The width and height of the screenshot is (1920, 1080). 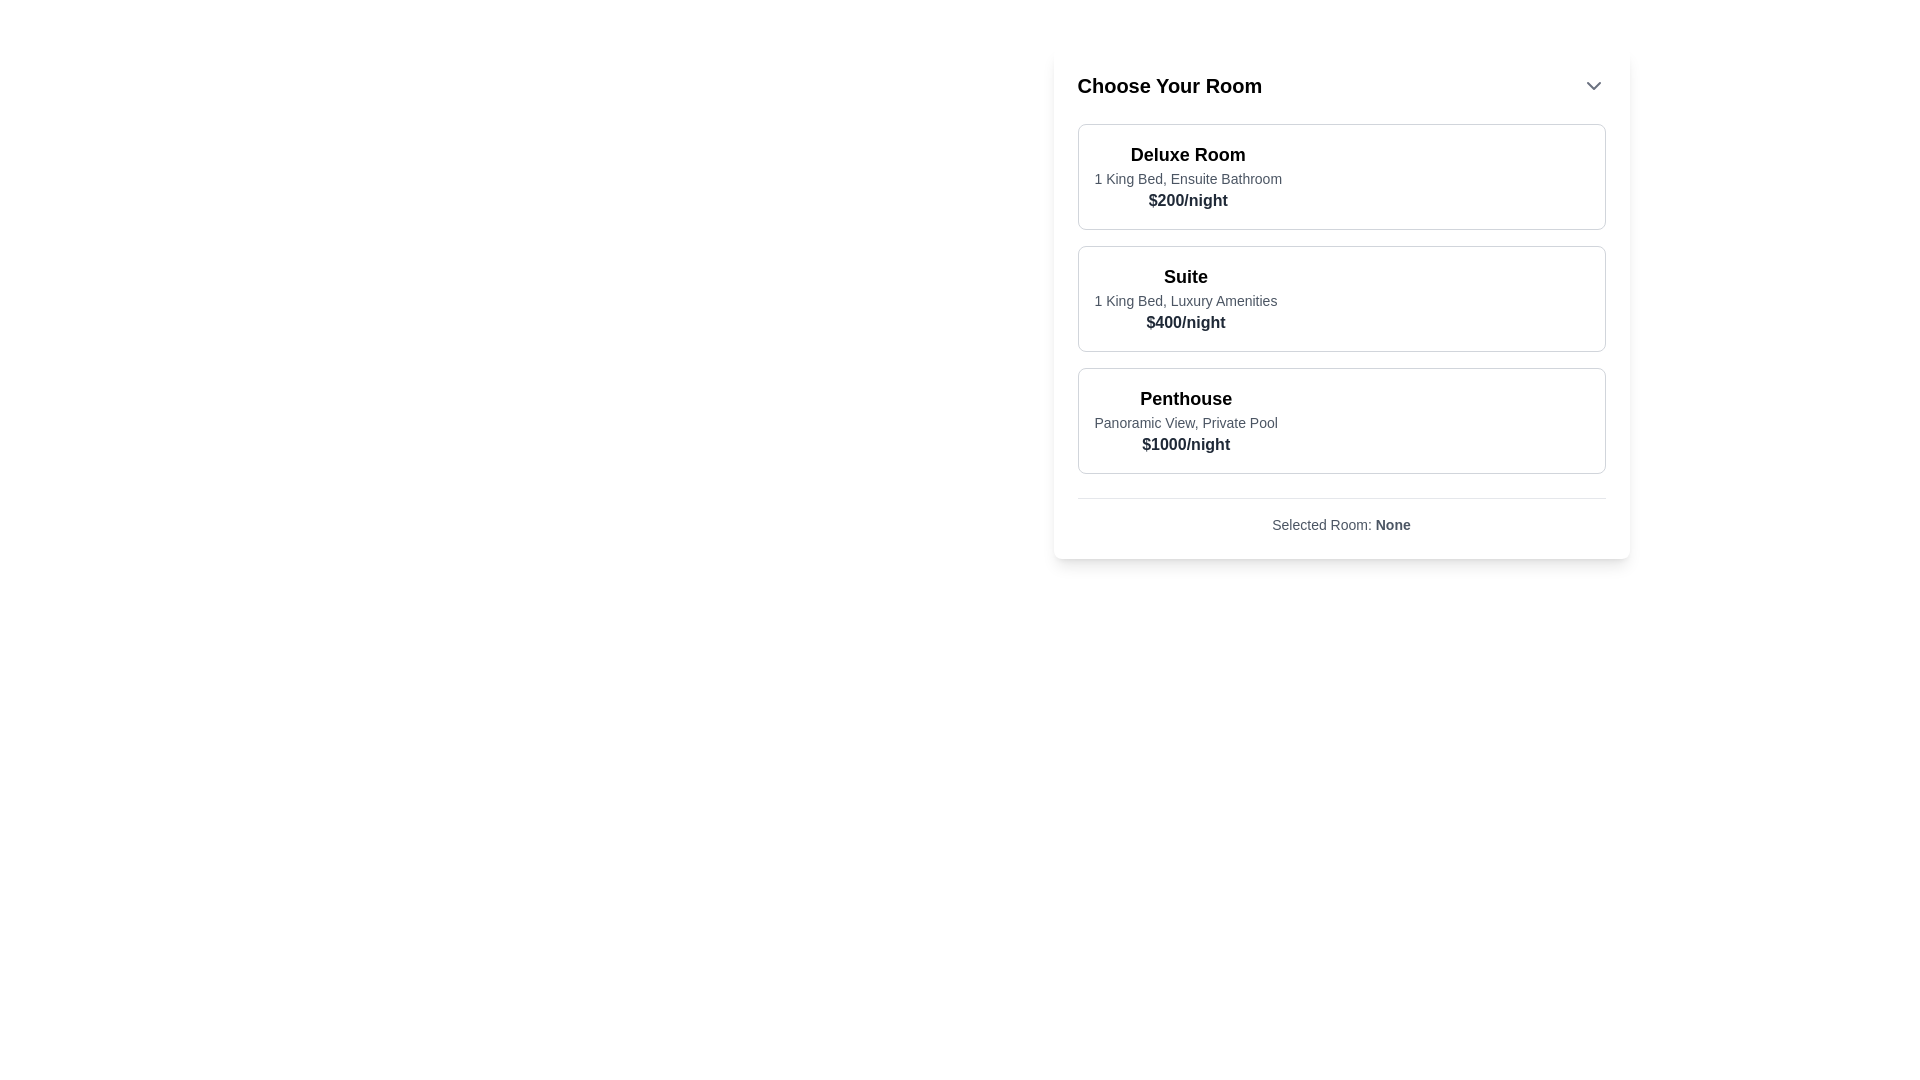 I want to click on the 'Choose Your Room' dropdown trigger, so click(x=1341, y=84).